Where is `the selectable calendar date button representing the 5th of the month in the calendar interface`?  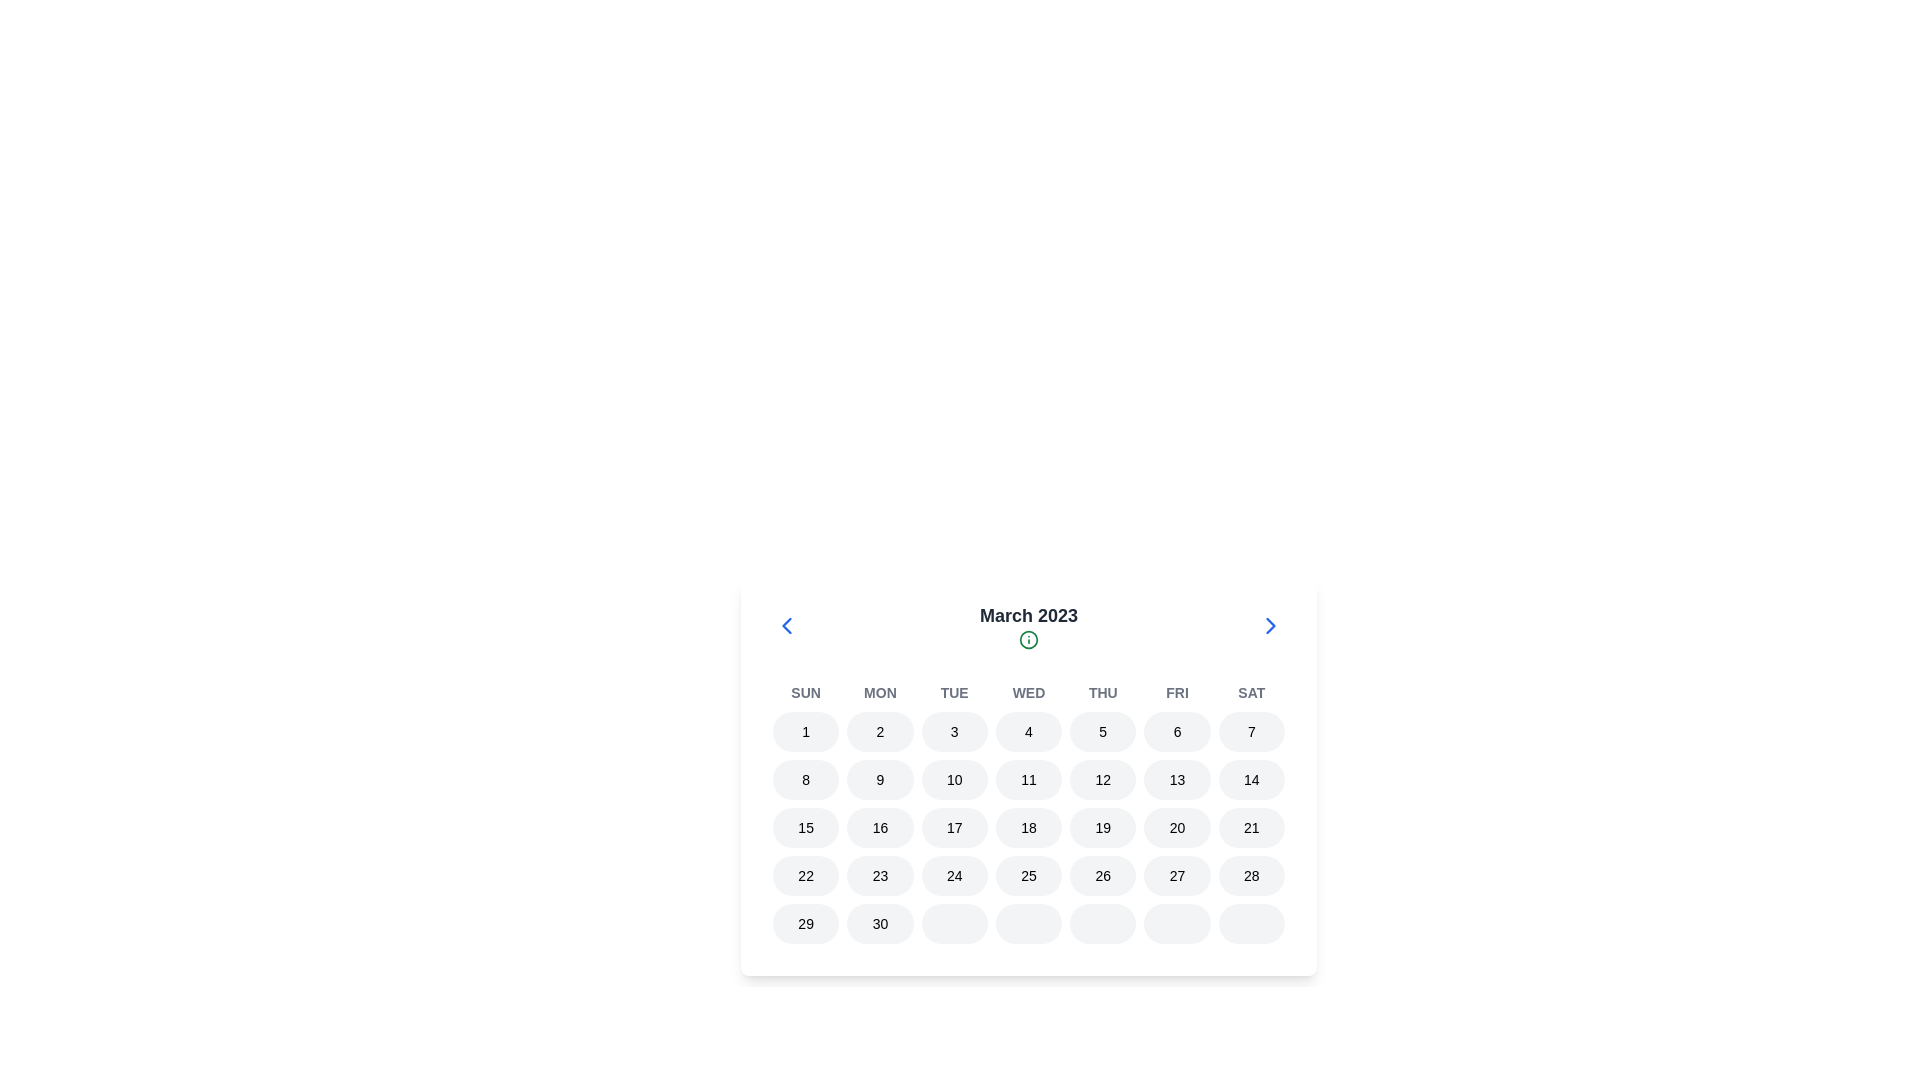 the selectable calendar date button representing the 5th of the month in the calendar interface is located at coordinates (1102, 732).